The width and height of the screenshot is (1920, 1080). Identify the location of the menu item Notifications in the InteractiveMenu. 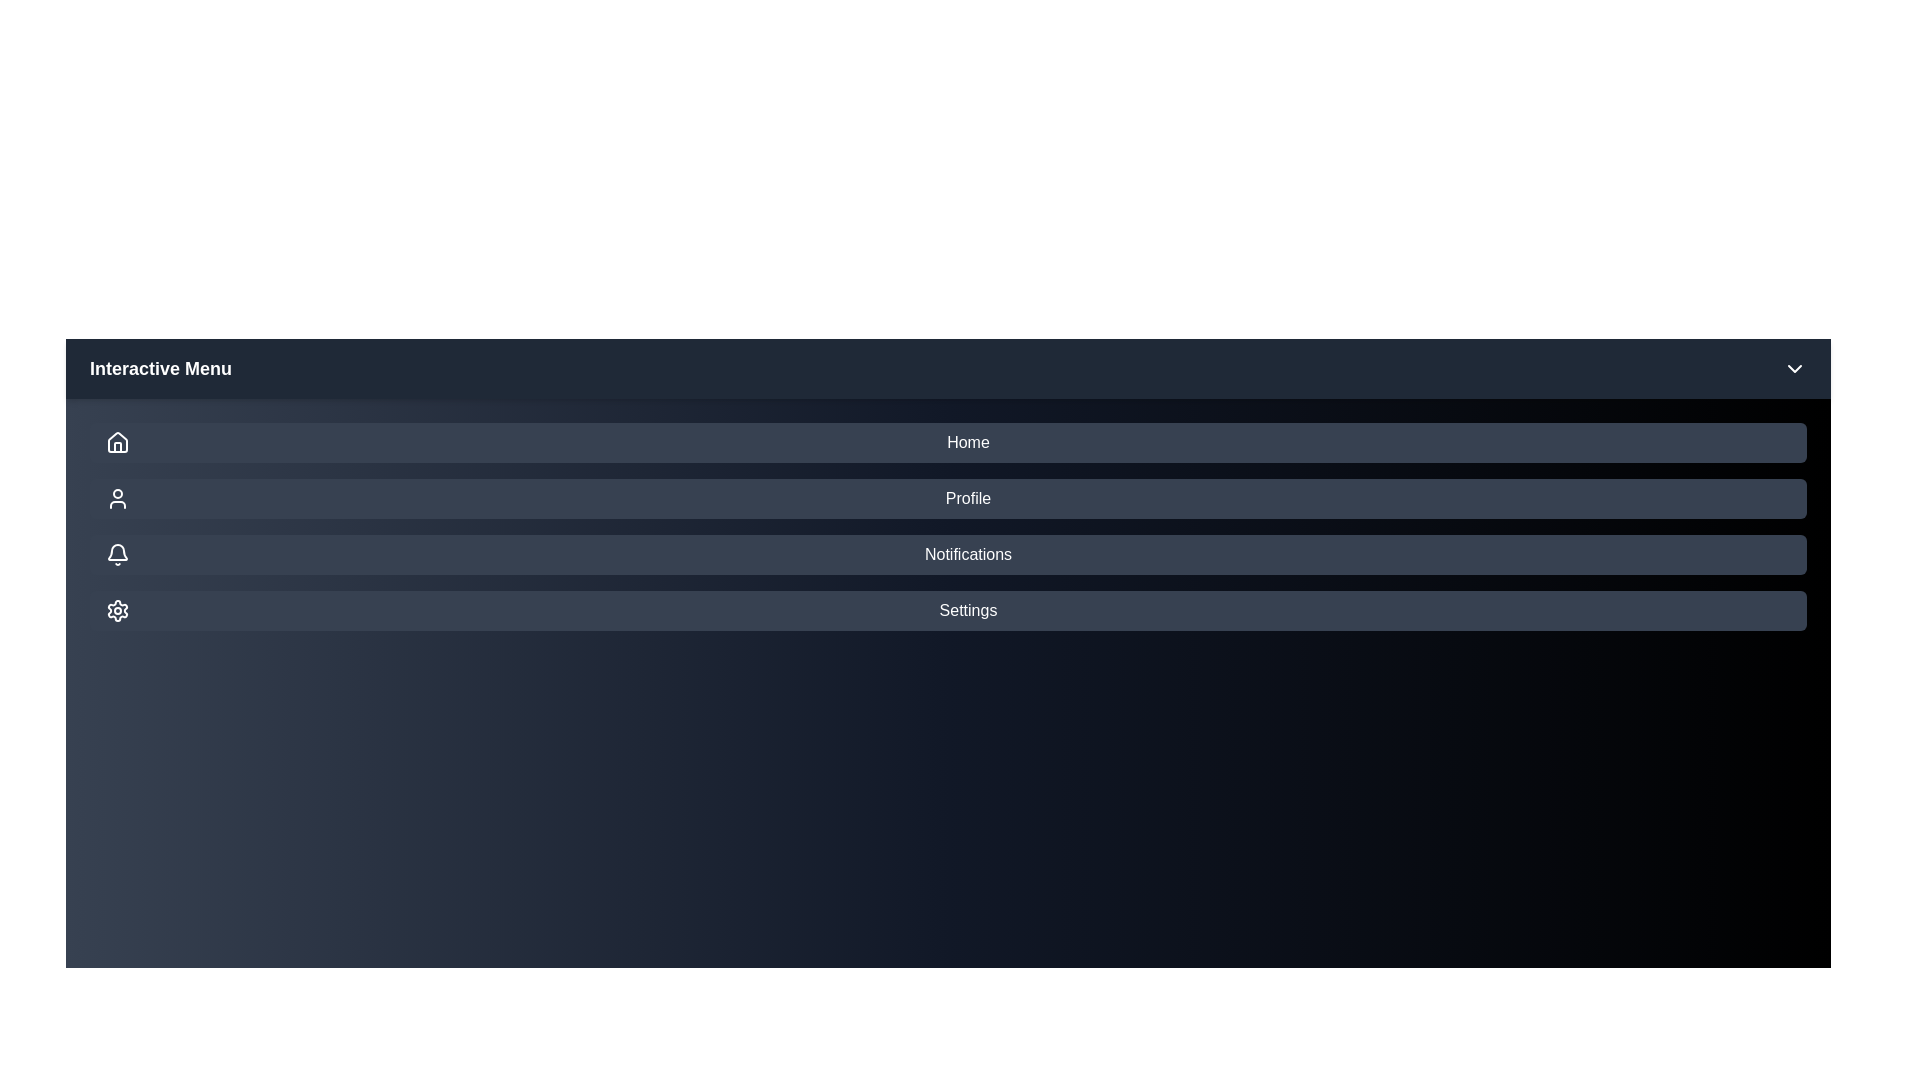
(947, 555).